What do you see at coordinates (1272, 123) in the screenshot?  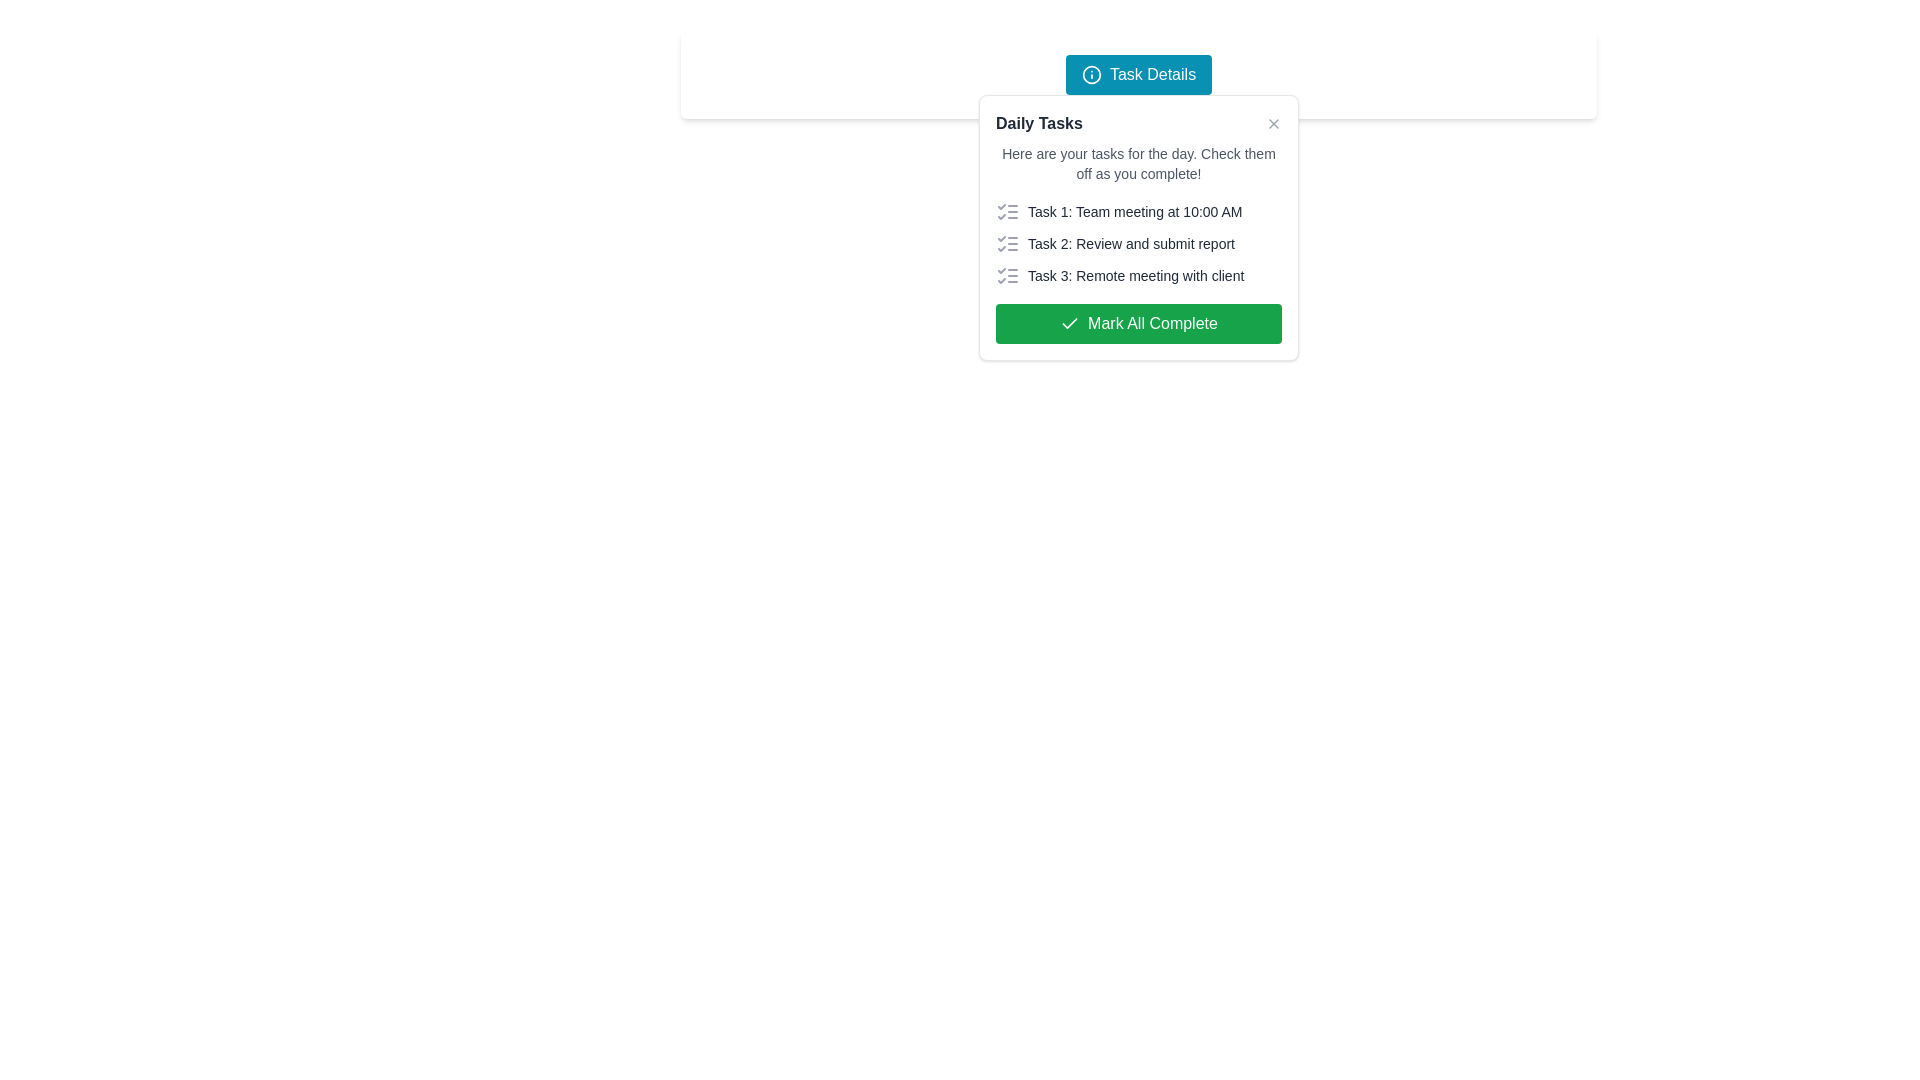 I see `the close button element with an 'X' icon located in the top-right corner of the 'Daily Tasks' card to observe the color change` at bounding box center [1272, 123].